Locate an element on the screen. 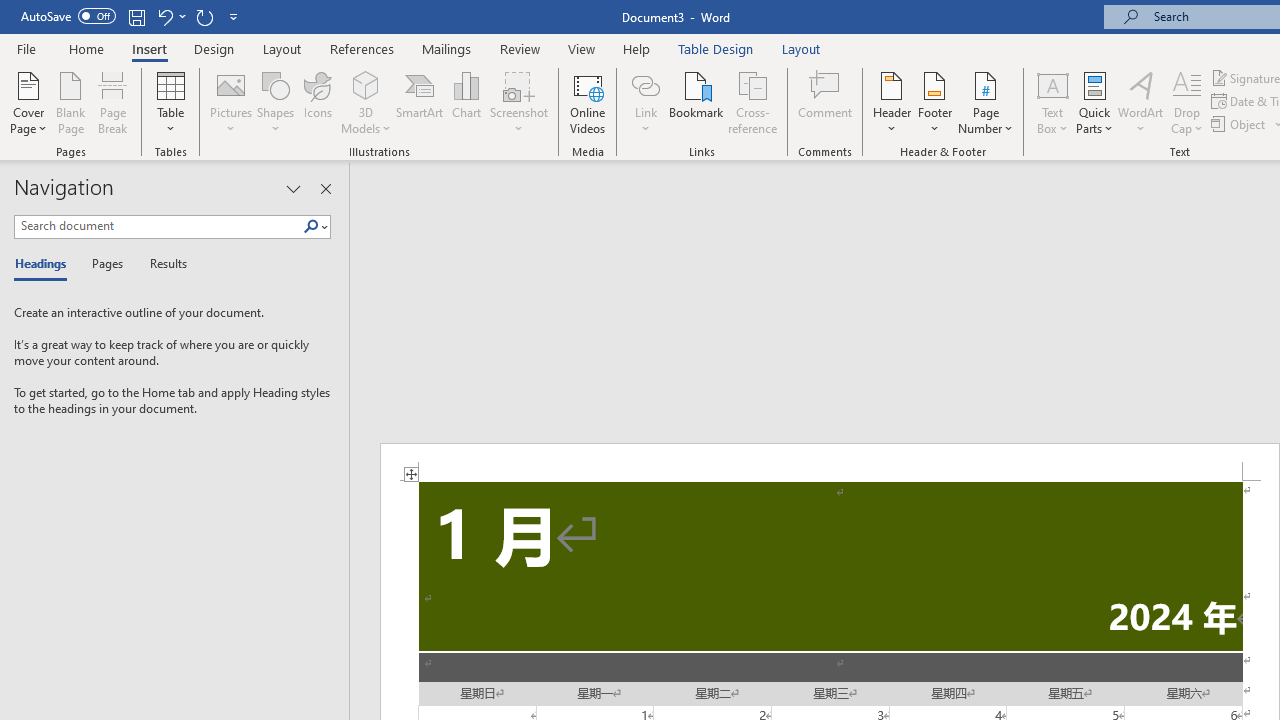 Image resolution: width=1280 pixels, height=720 pixels. 'Cover Page' is located at coordinates (28, 103).